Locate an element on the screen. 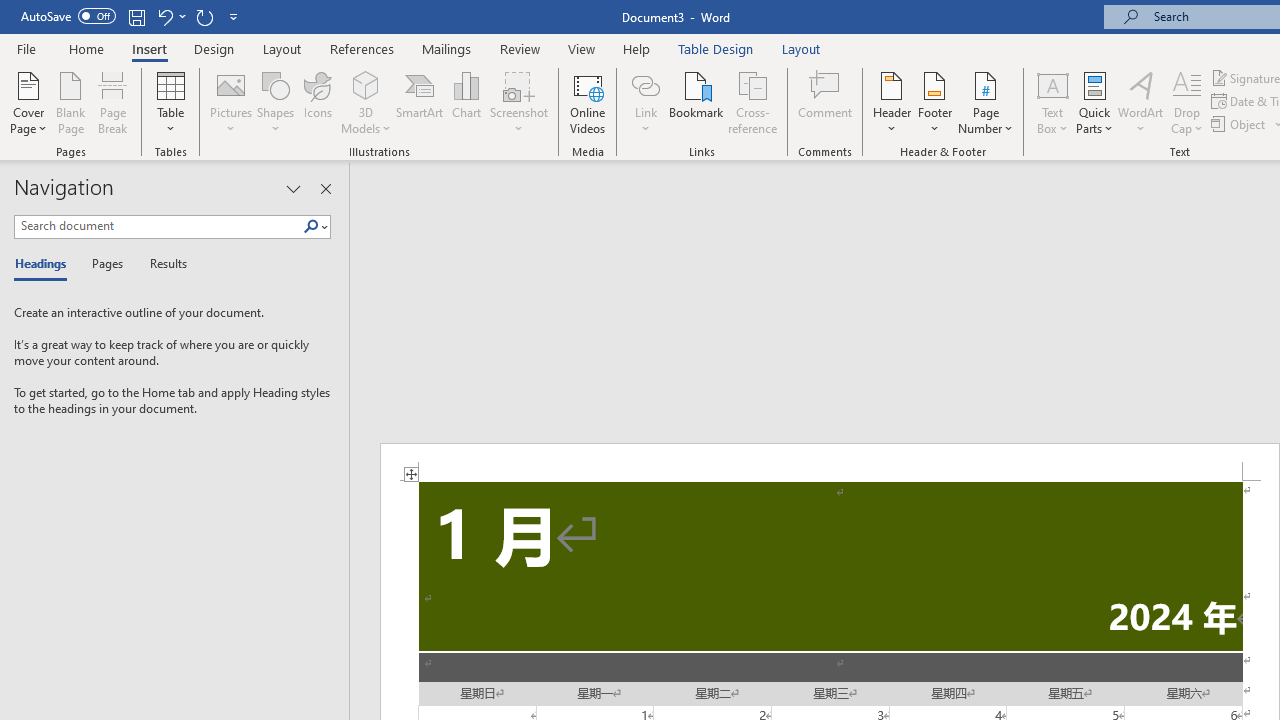 Image resolution: width=1280 pixels, height=720 pixels. 'Cover Page' is located at coordinates (28, 103).